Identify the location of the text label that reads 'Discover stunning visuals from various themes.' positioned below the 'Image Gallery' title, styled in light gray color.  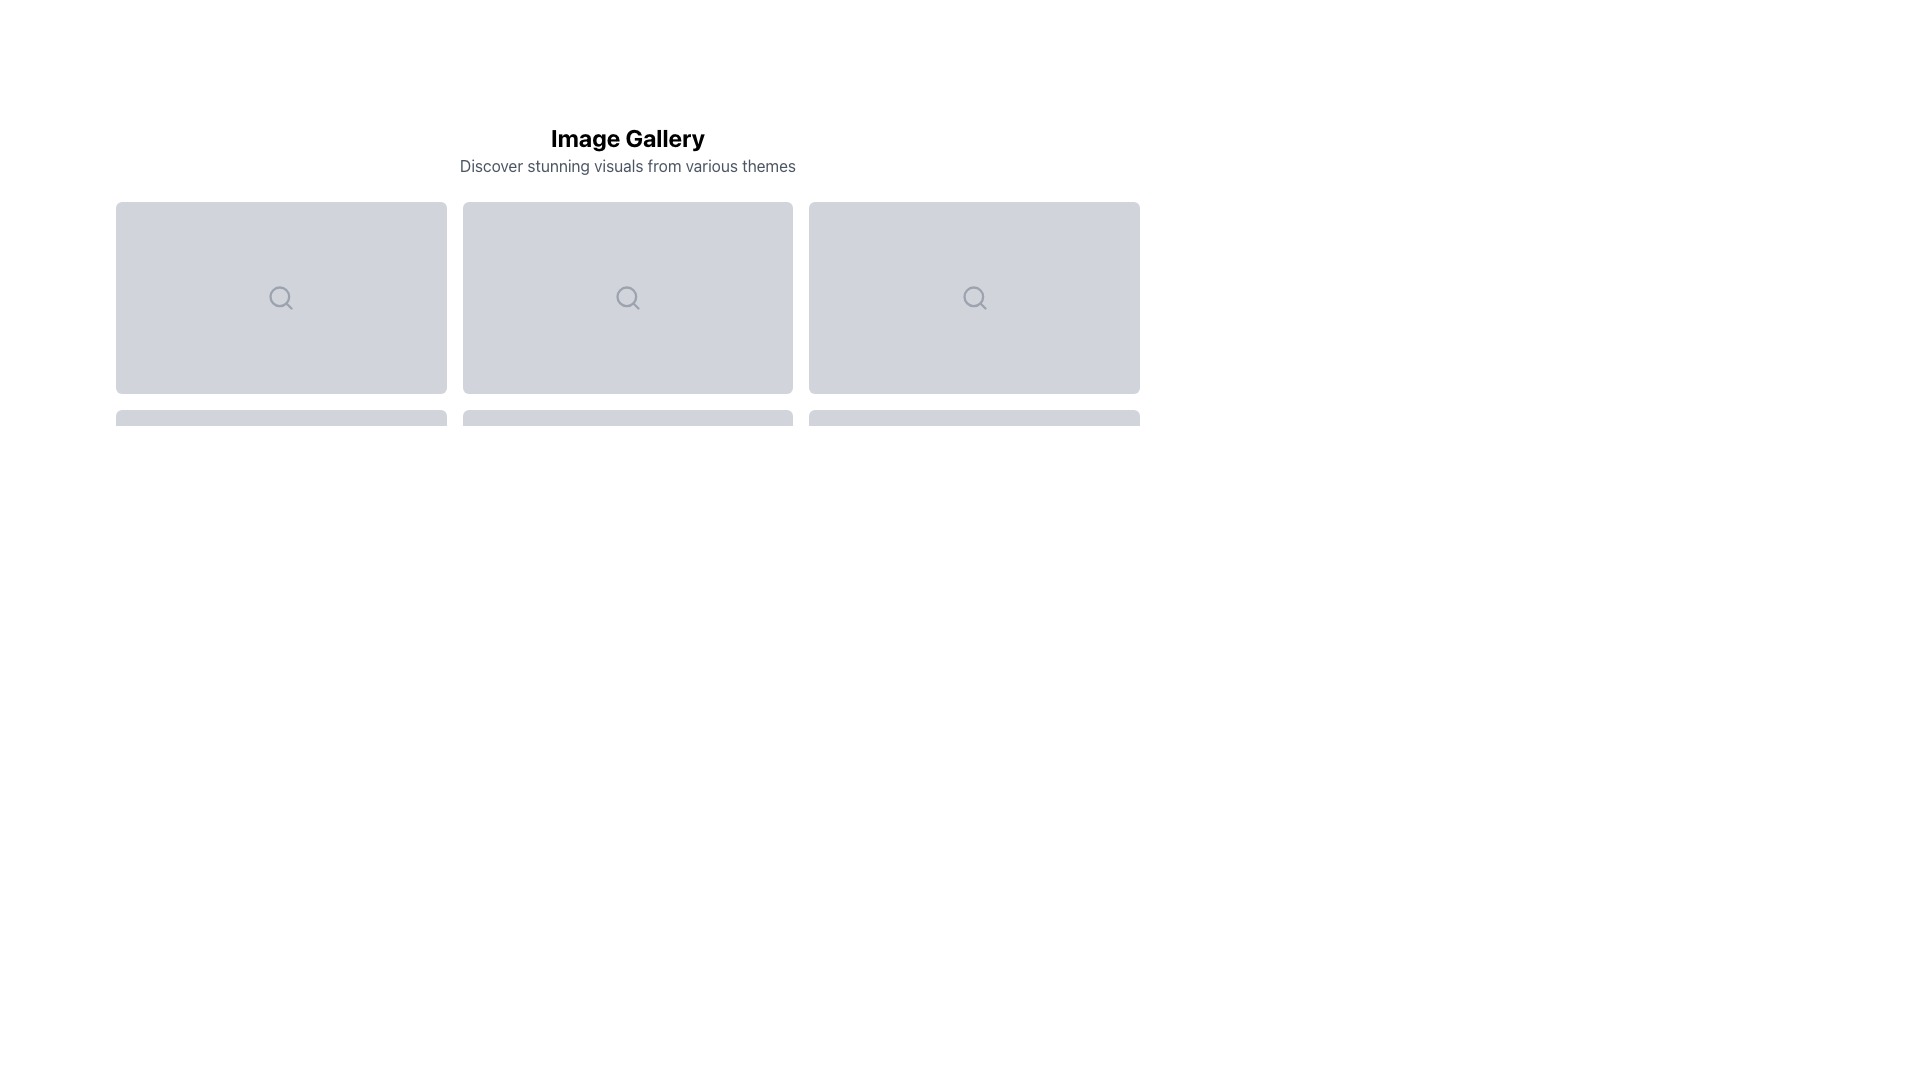
(627, 164).